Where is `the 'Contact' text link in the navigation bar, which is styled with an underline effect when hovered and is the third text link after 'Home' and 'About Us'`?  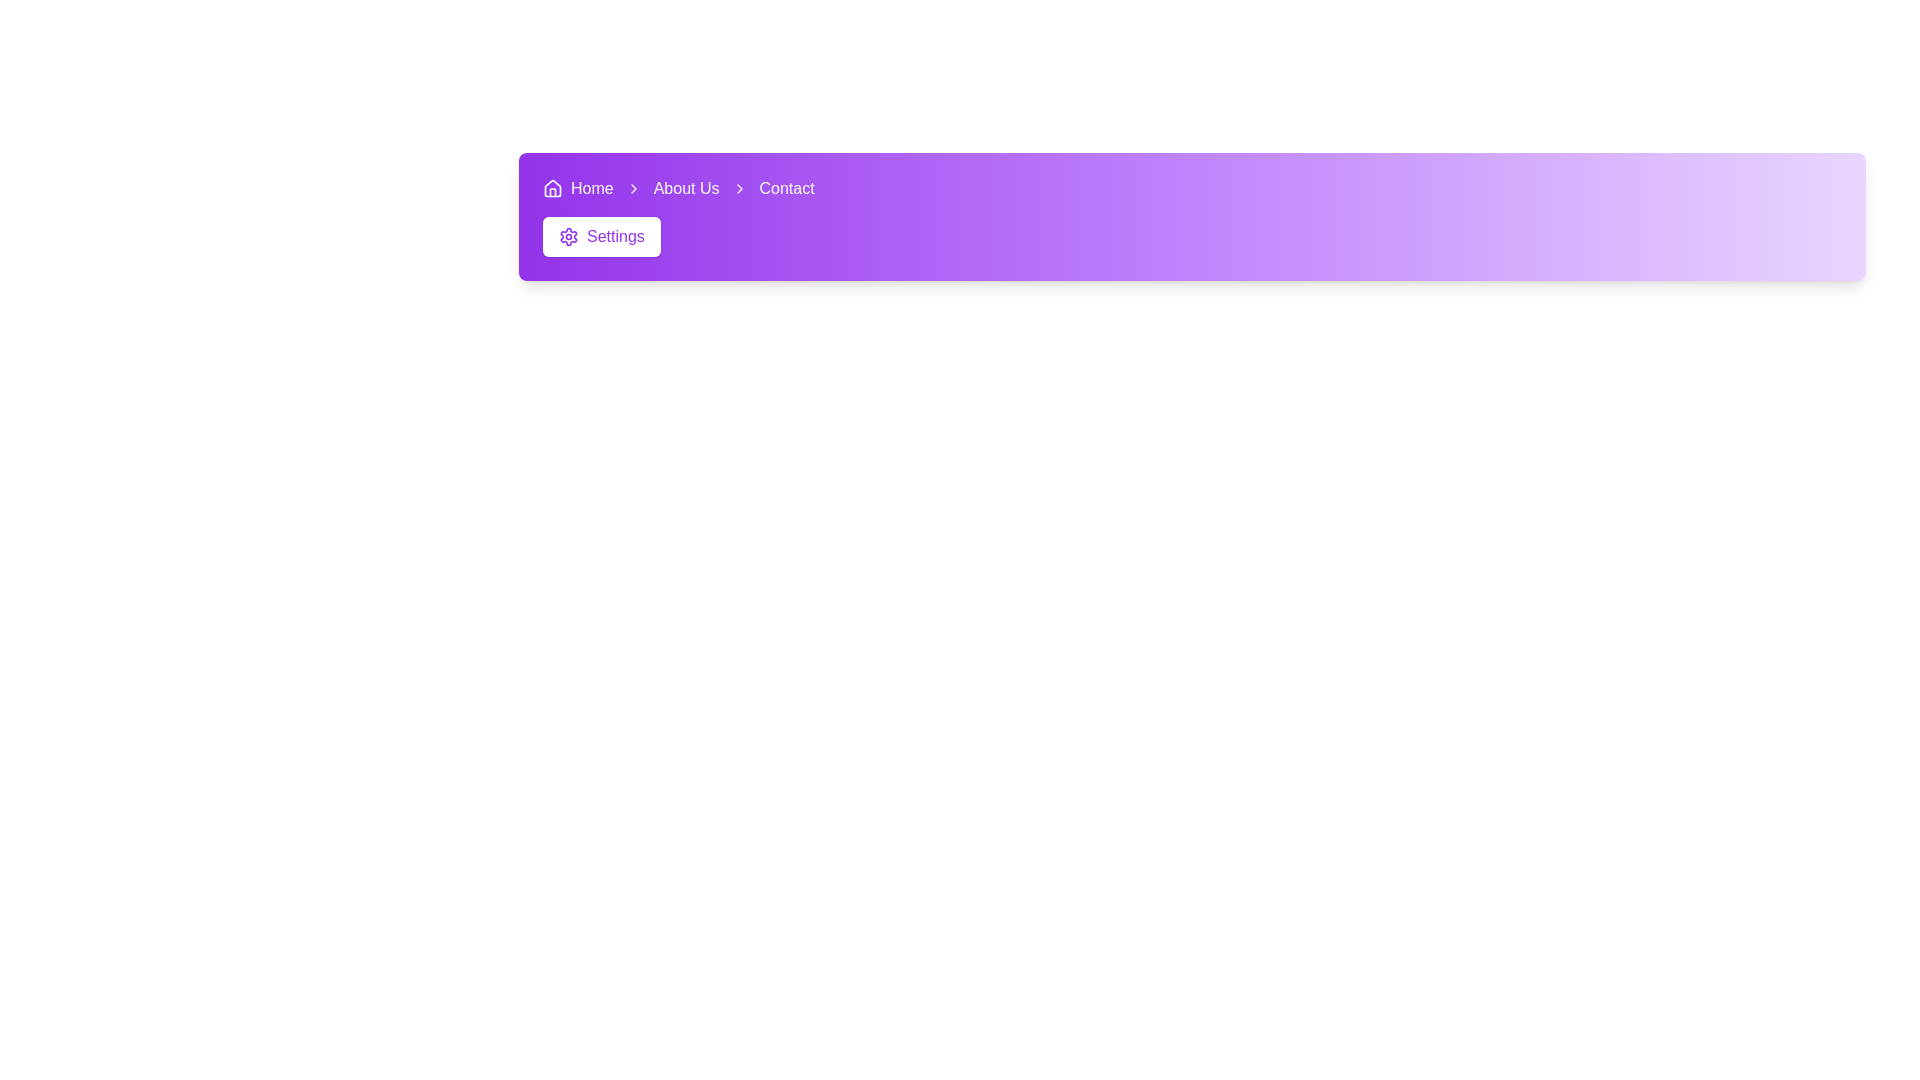 the 'Contact' text link in the navigation bar, which is styled with an underline effect when hovered and is the third text link after 'Home' and 'About Us' is located at coordinates (786, 189).